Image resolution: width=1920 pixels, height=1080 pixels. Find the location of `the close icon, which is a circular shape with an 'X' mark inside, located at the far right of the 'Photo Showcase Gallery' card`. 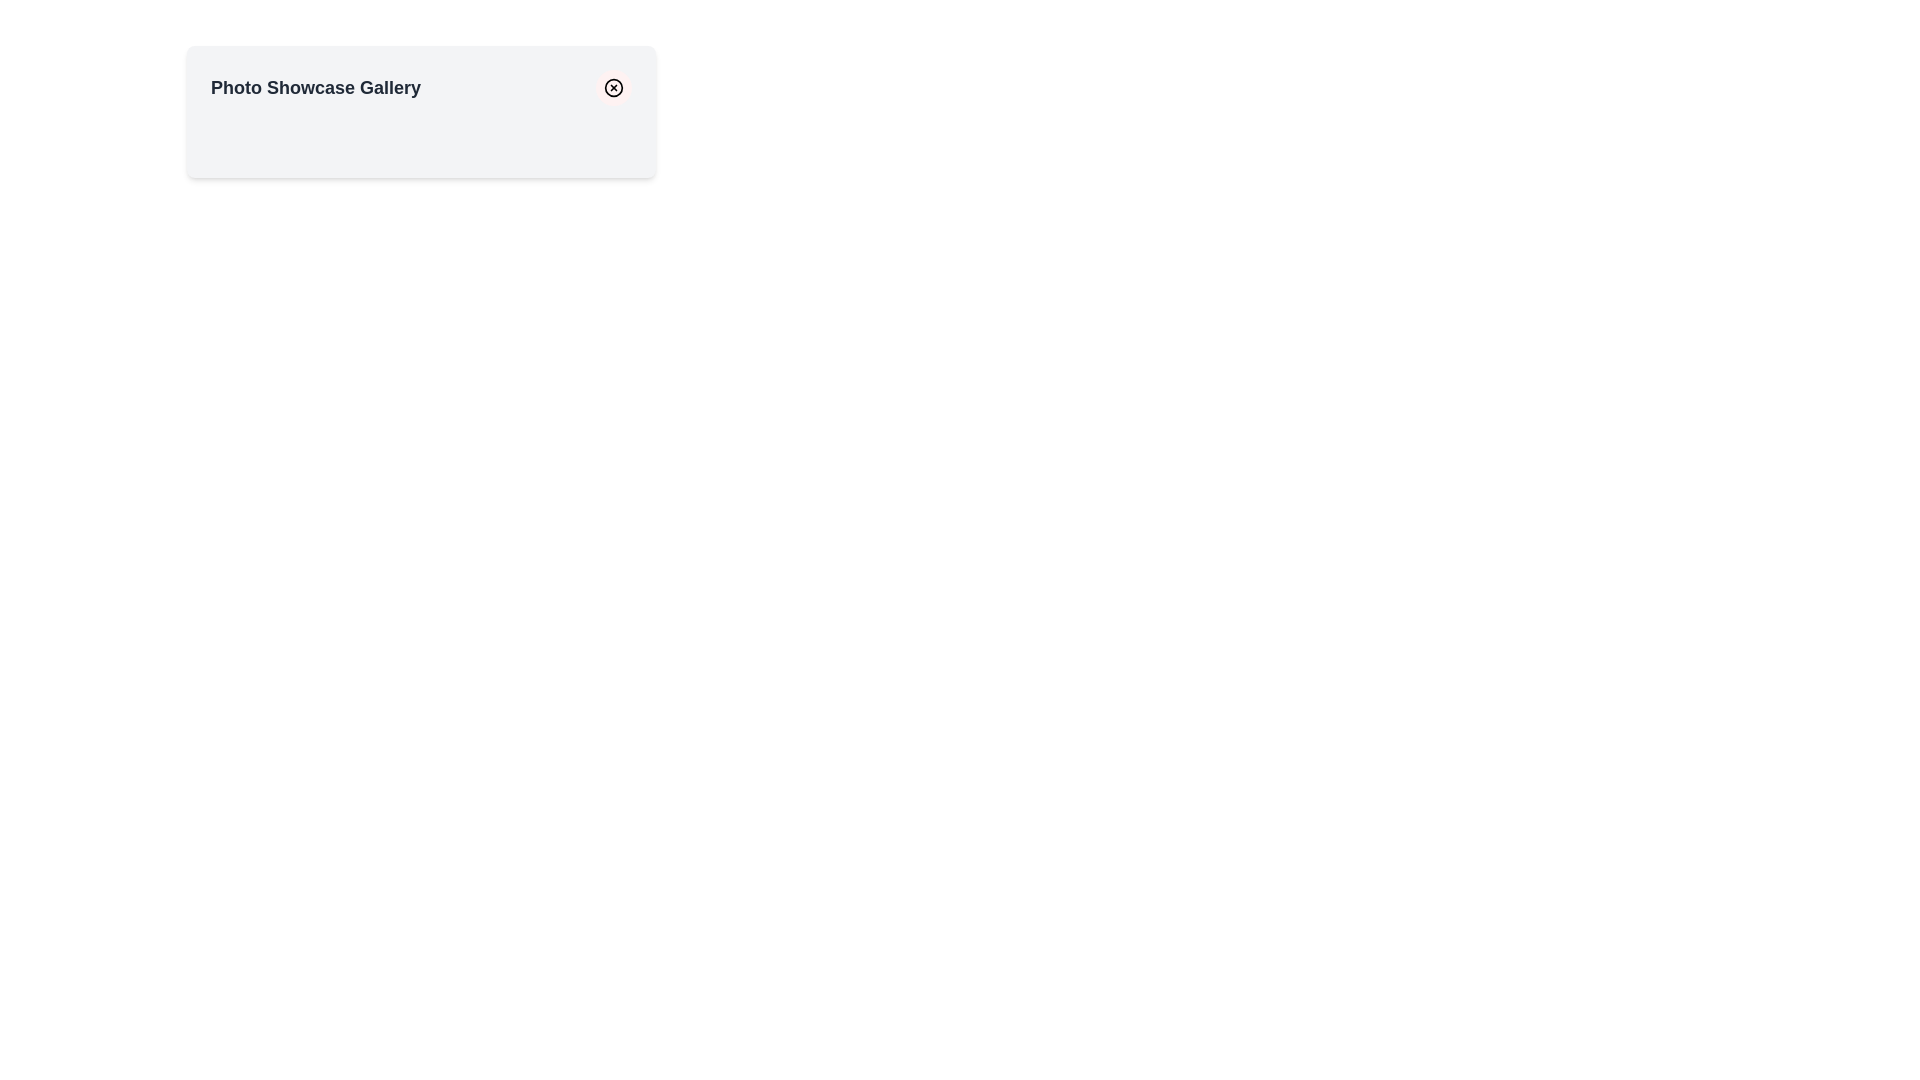

the close icon, which is a circular shape with an 'X' mark inside, located at the far right of the 'Photo Showcase Gallery' card is located at coordinates (613, 87).